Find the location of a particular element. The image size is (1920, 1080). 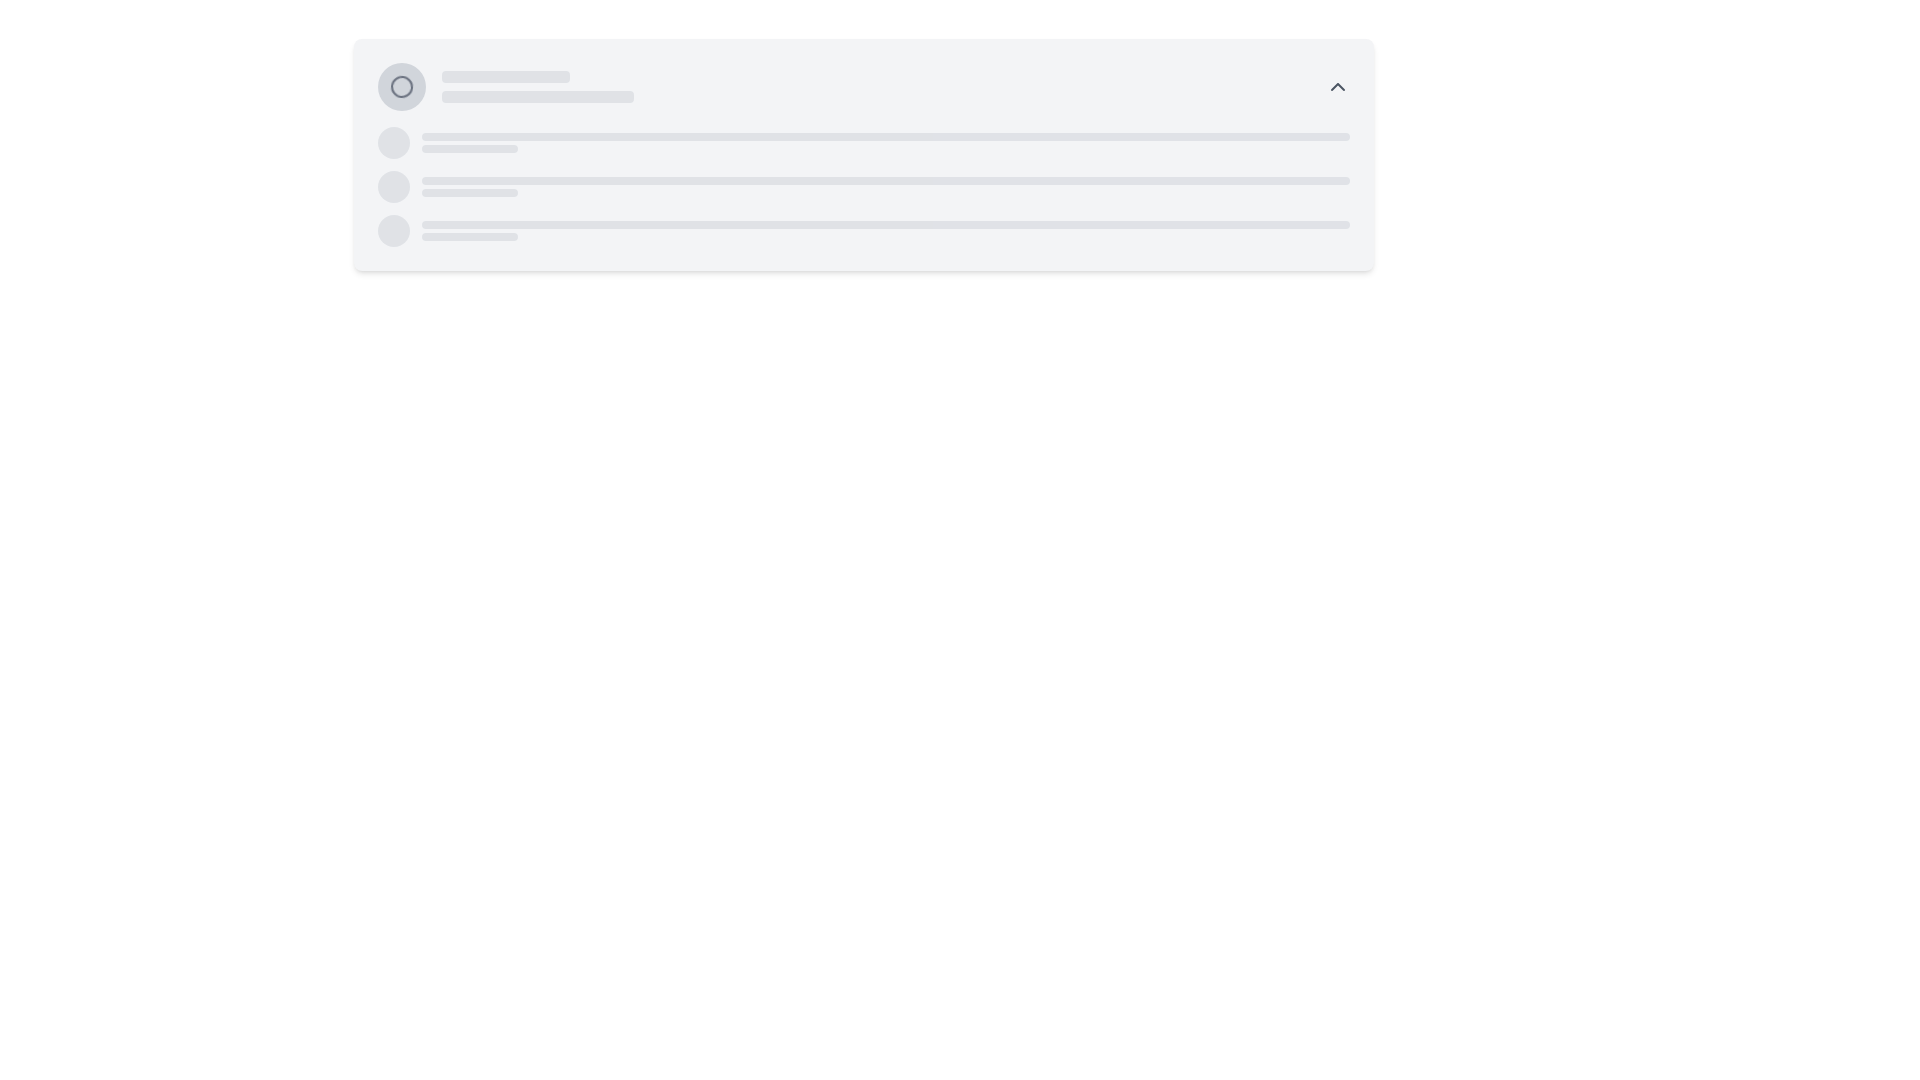

the Loading Spinner Icon, which is a circular icon with an outline styled in subtle gray, located at the top-left section of the interface is located at coordinates (401, 86).